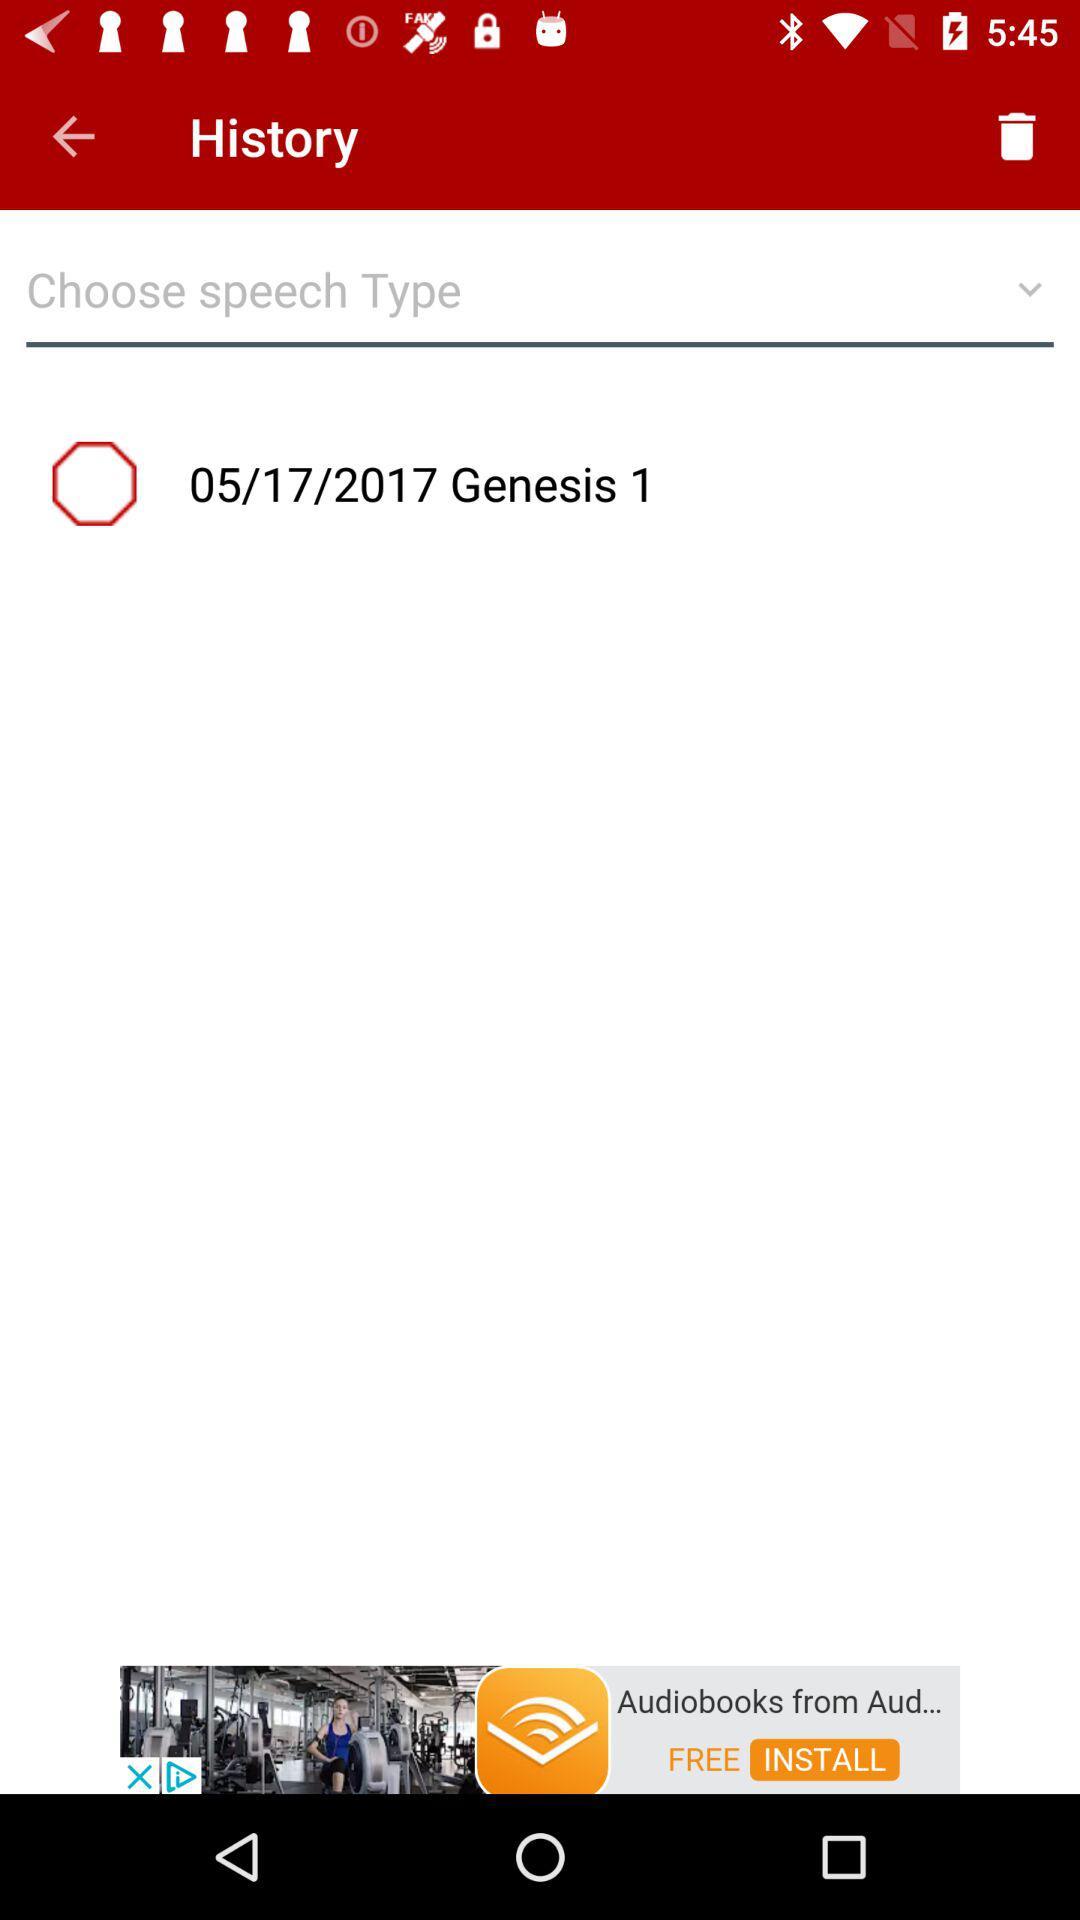 This screenshot has height=1920, width=1080. What do you see at coordinates (540, 298) in the screenshot?
I see `speech type dropdown list` at bounding box center [540, 298].